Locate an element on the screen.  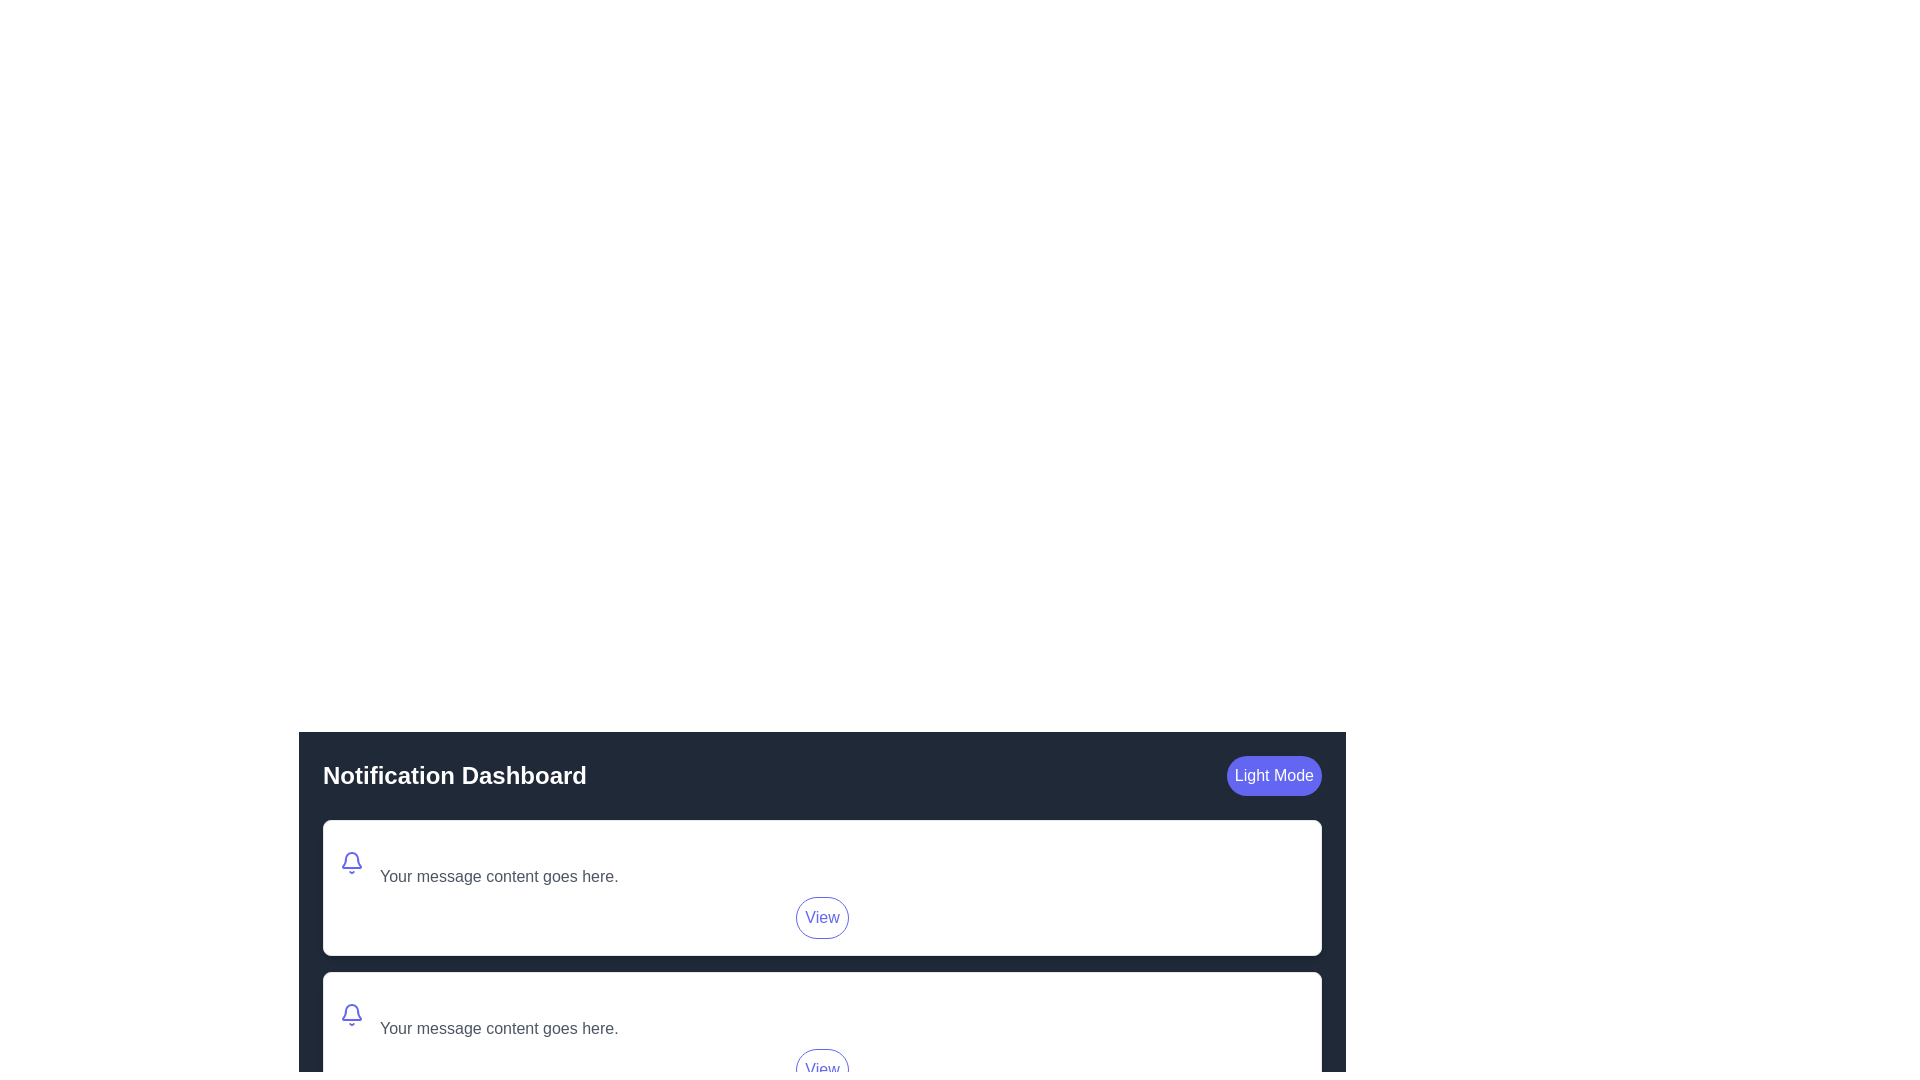
the 'Notification Dashboard' static text element, which is prominently displayed in bold white font against a dark background in the header section of the application is located at coordinates (454, 774).